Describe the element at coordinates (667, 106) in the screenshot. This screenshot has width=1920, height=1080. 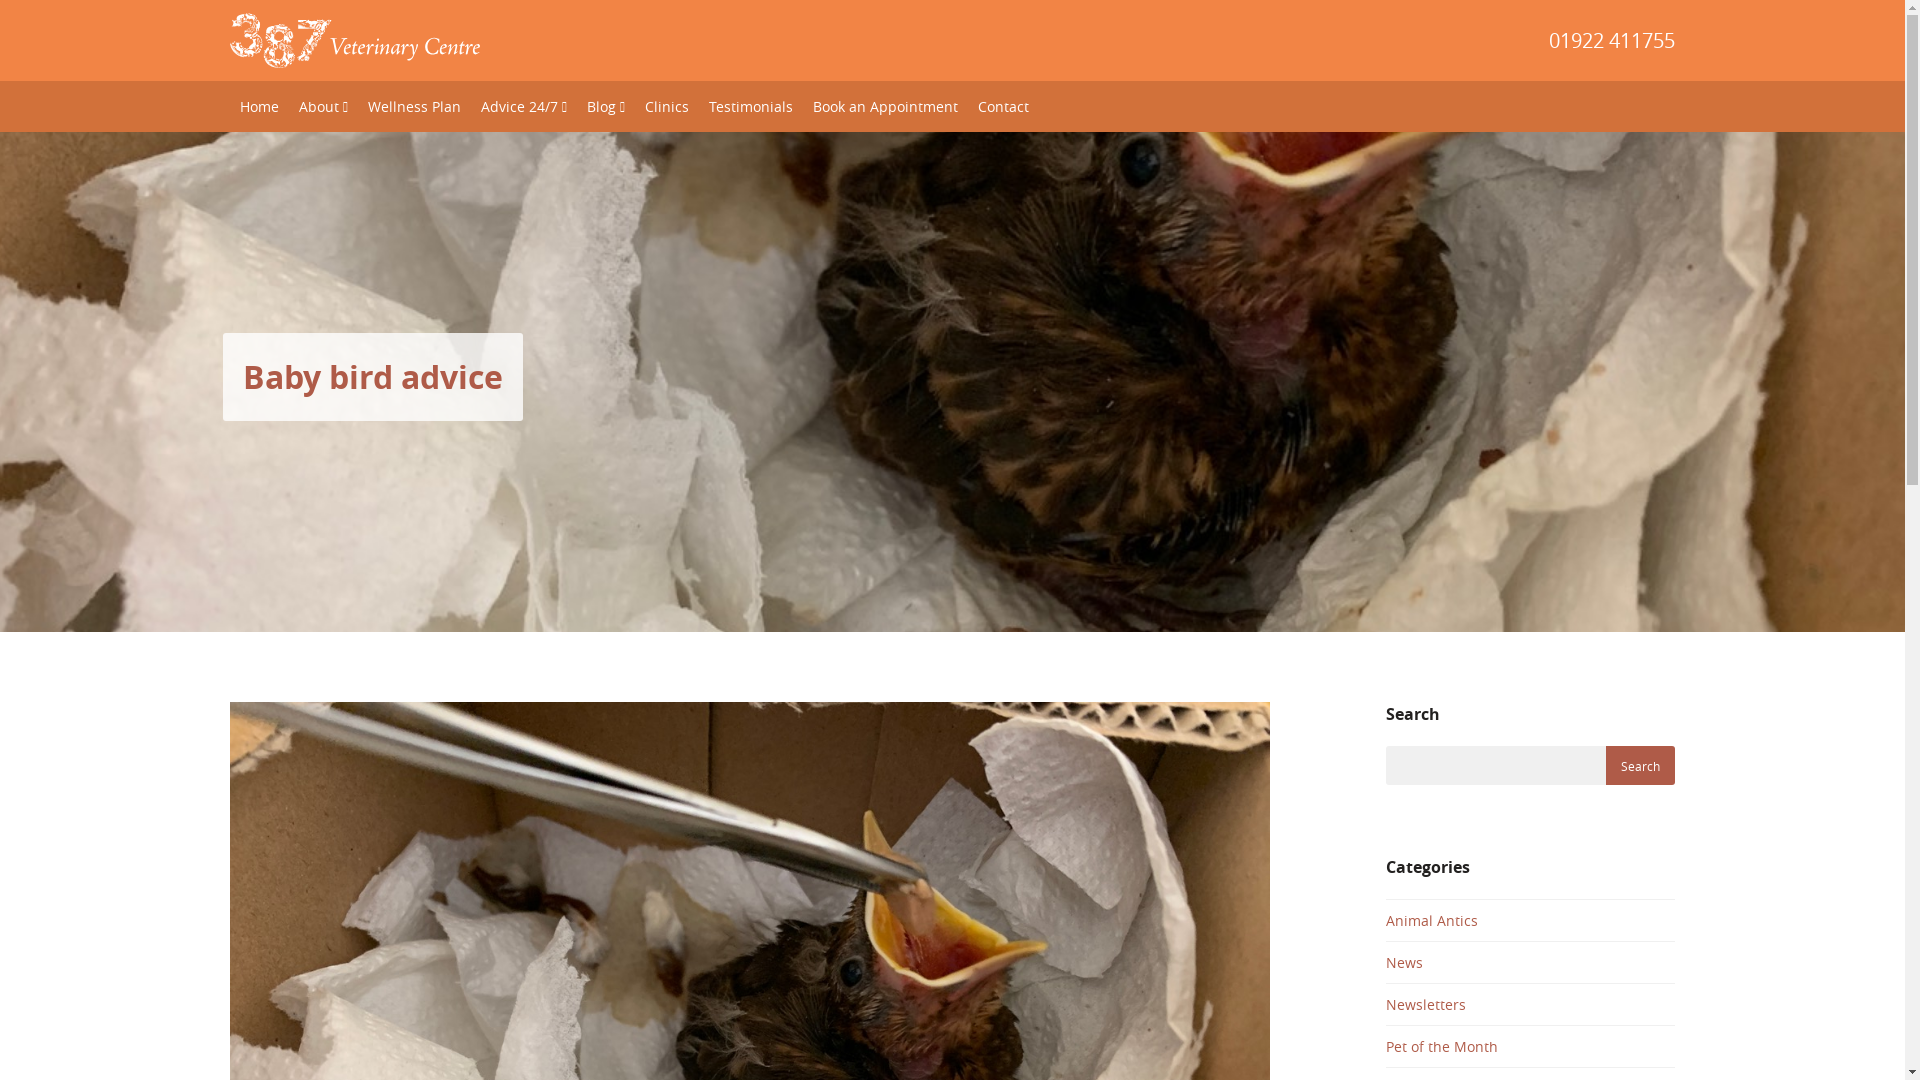
I see `'Clinics'` at that location.